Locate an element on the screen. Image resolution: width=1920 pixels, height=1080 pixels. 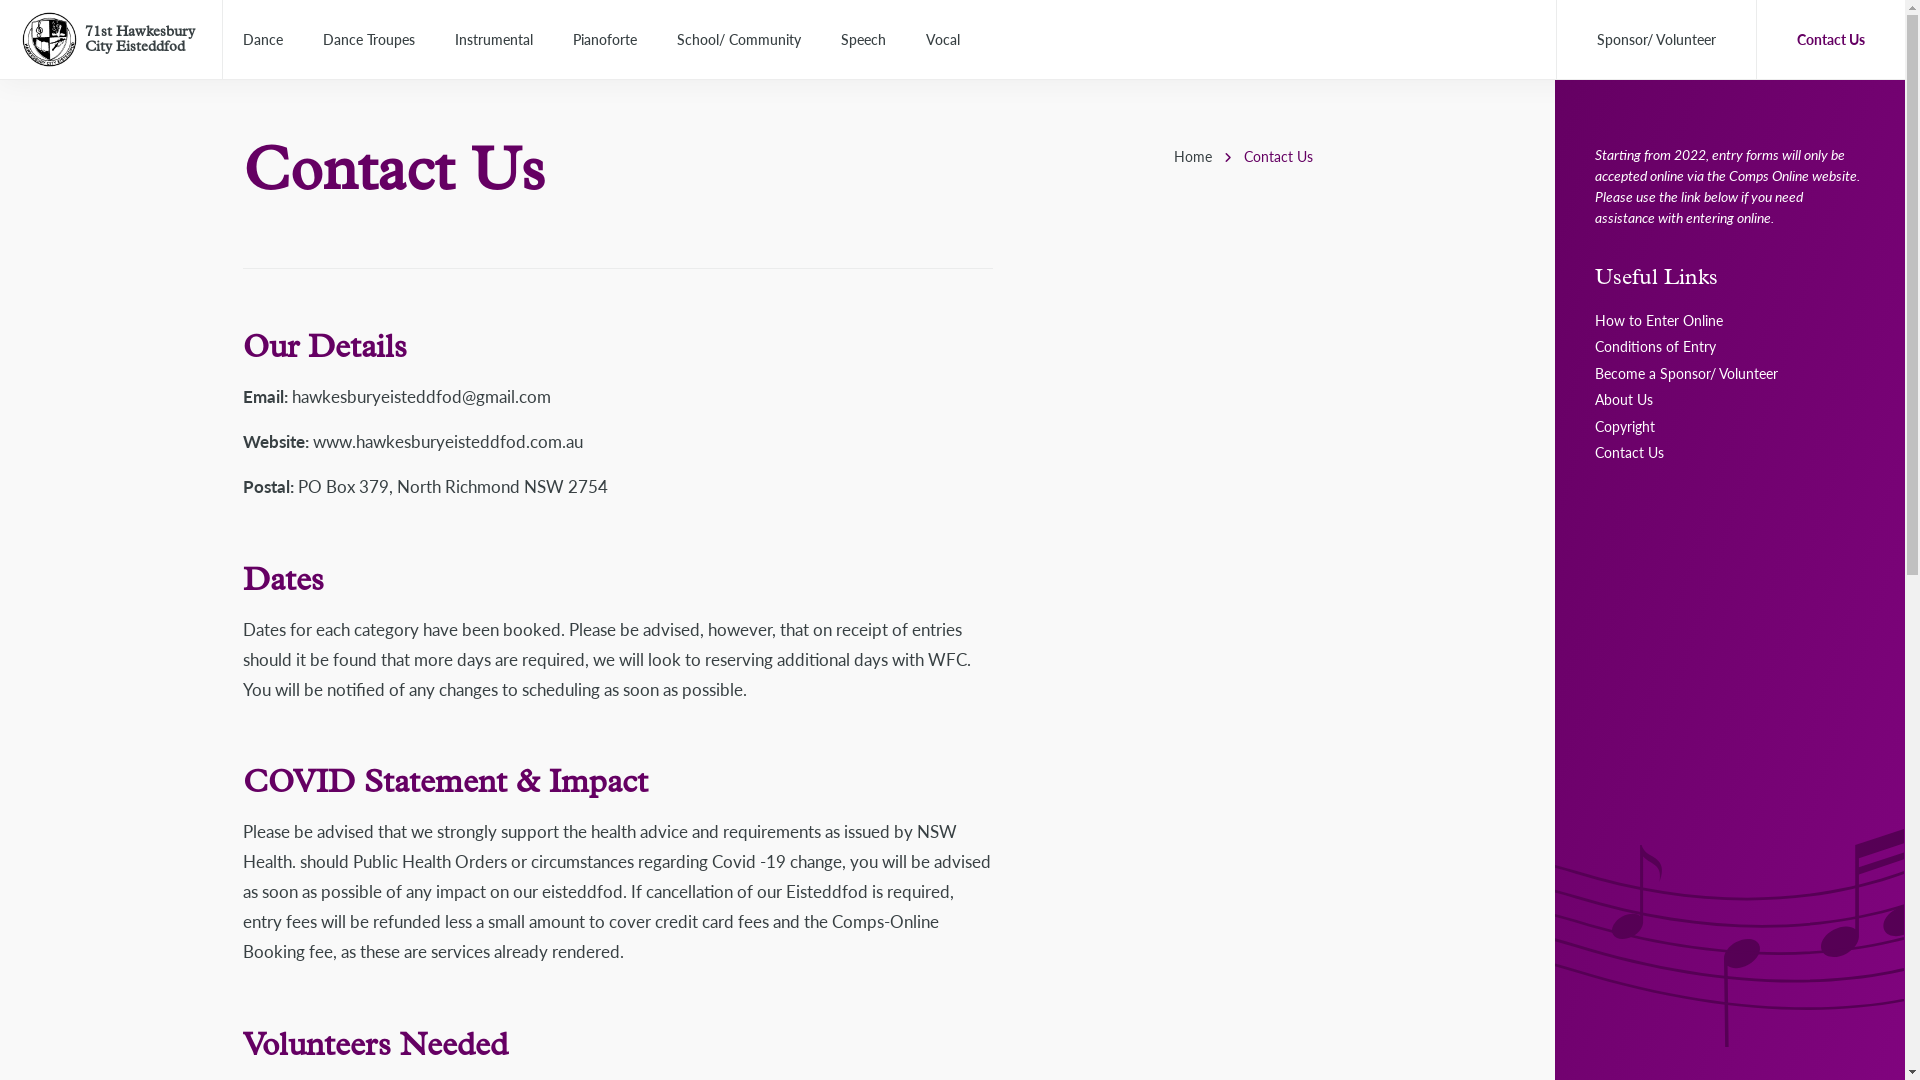
'Contact Us' is located at coordinates (1629, 451).